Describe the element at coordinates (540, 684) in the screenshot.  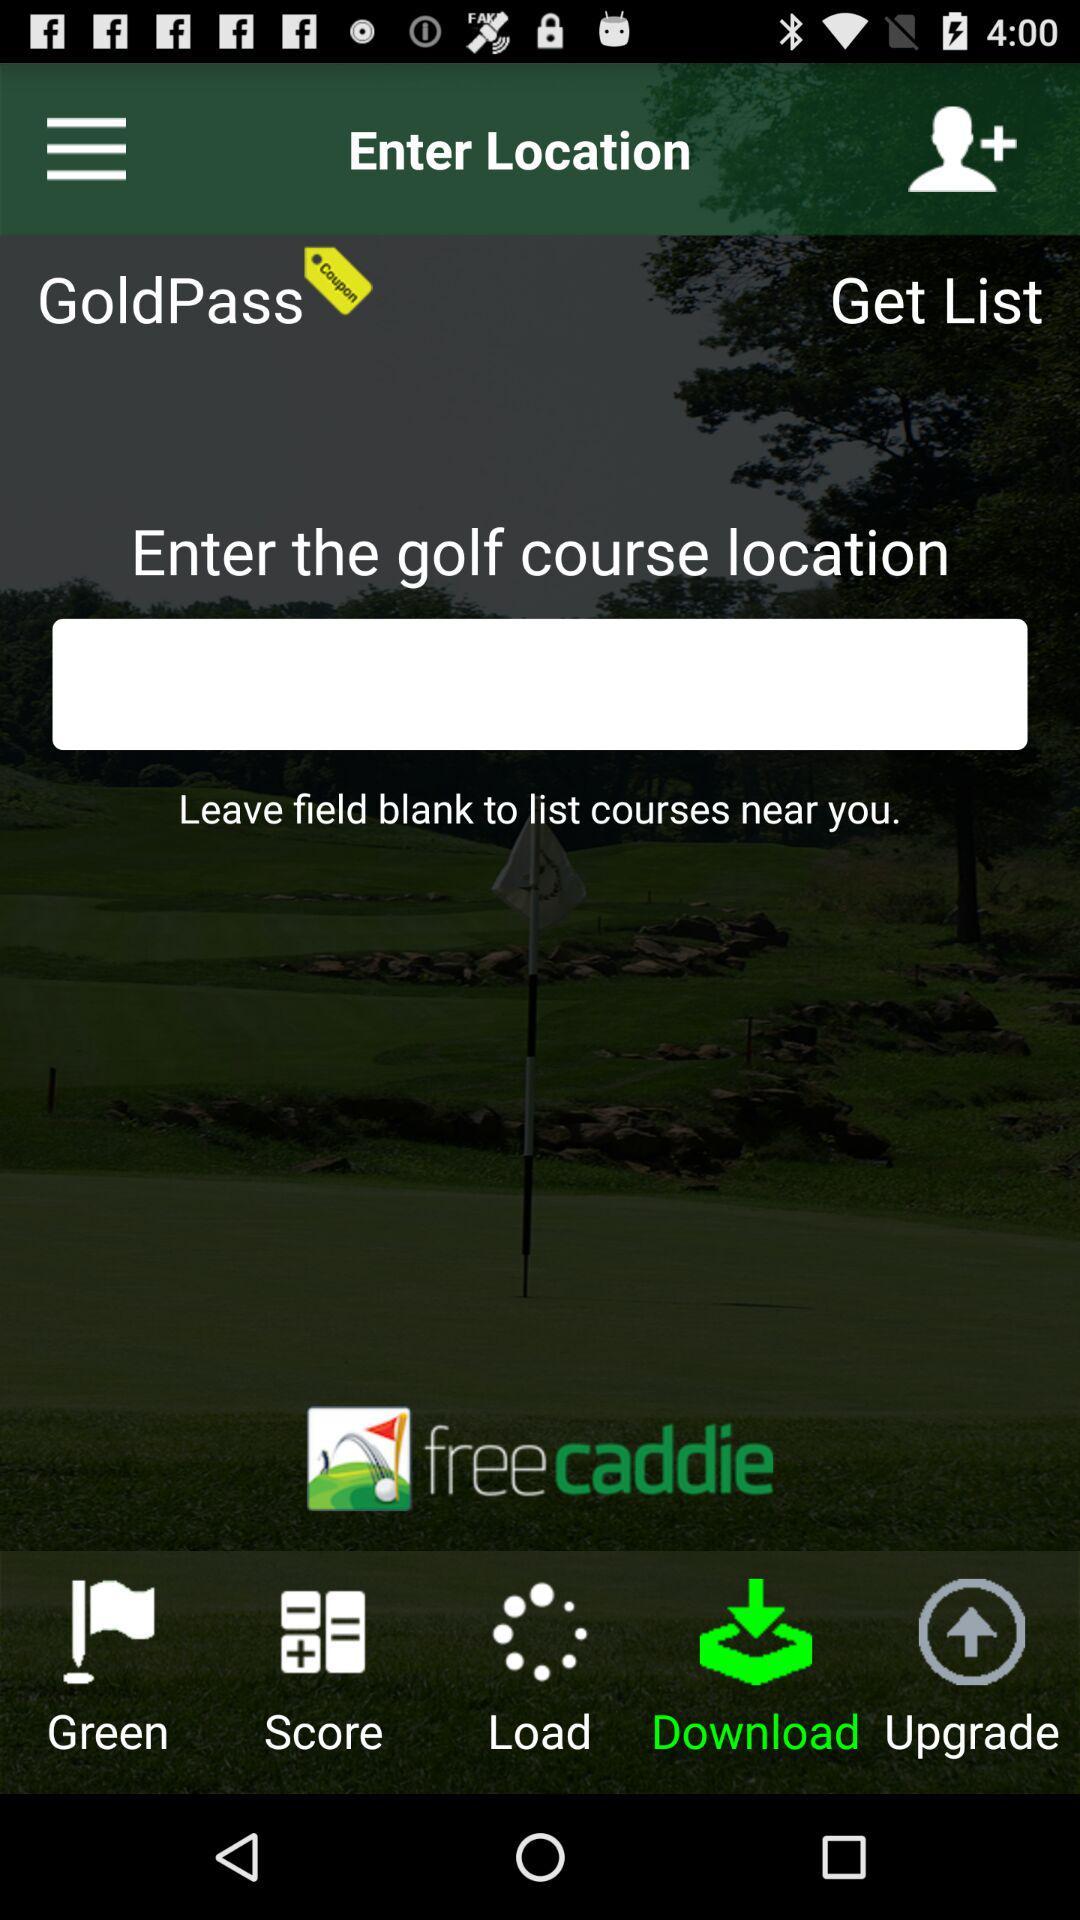
I see `search` at that location.